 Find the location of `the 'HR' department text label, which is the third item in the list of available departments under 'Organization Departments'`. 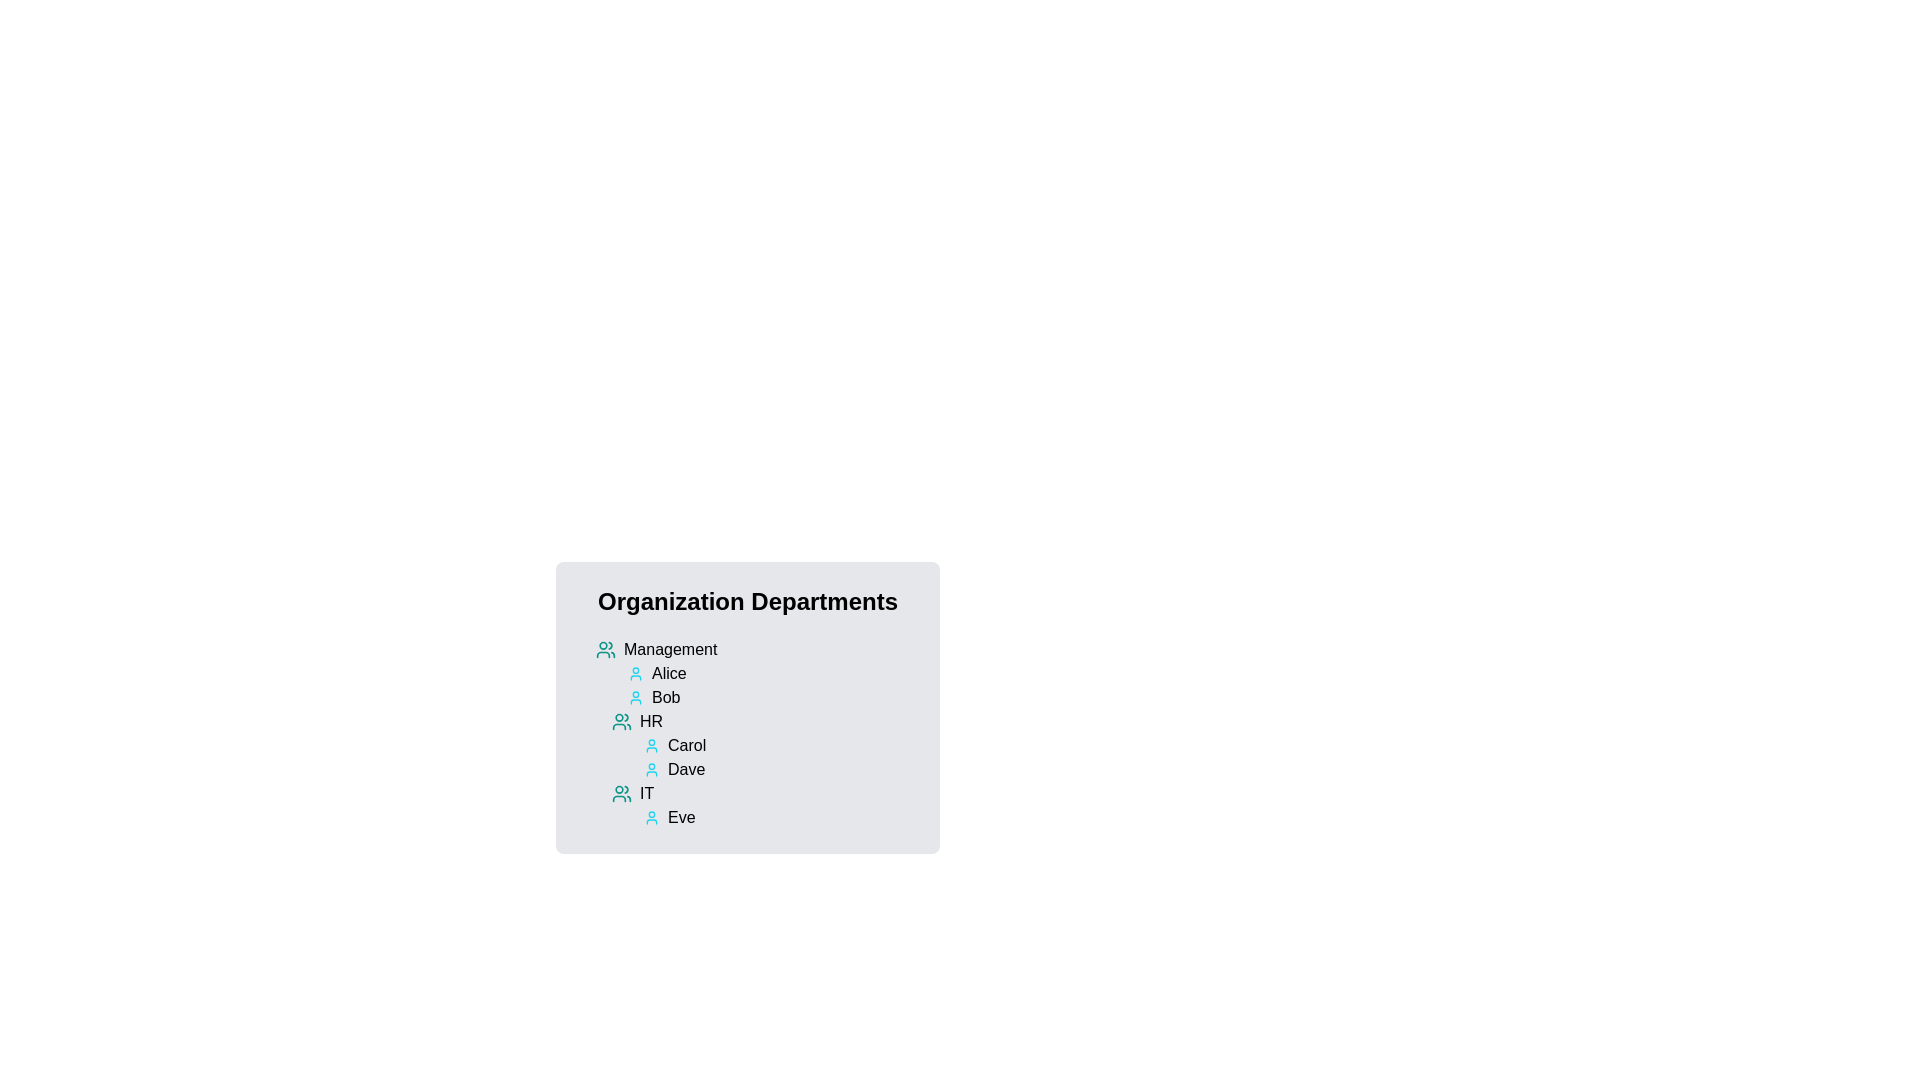

the 'HR' department text label, which is the third item in the list of available departments under 'Organization Departments' is located at coordinates (651, 721).